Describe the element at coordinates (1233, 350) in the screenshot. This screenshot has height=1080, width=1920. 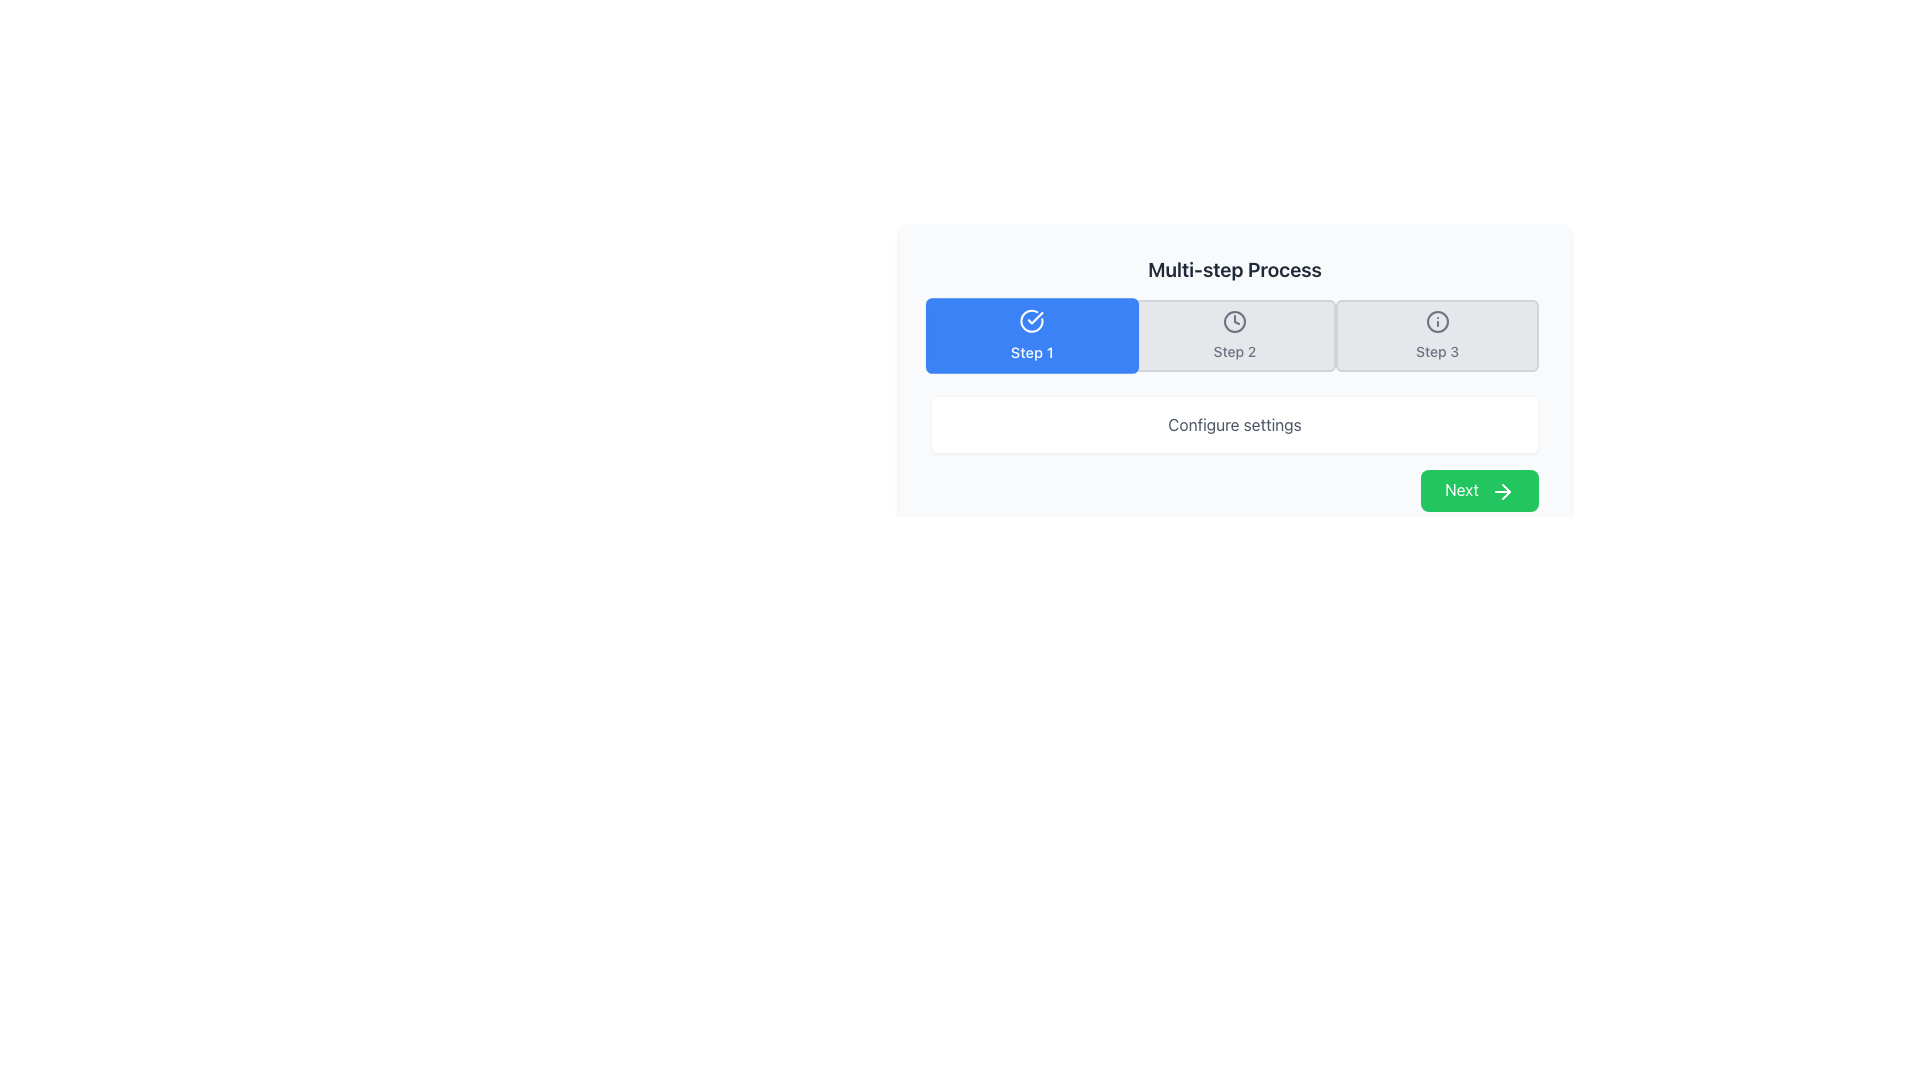
I see `the 'Step 2' static text label, which is part of a segmented control indicating the second step in a navigation sequence` at that location.